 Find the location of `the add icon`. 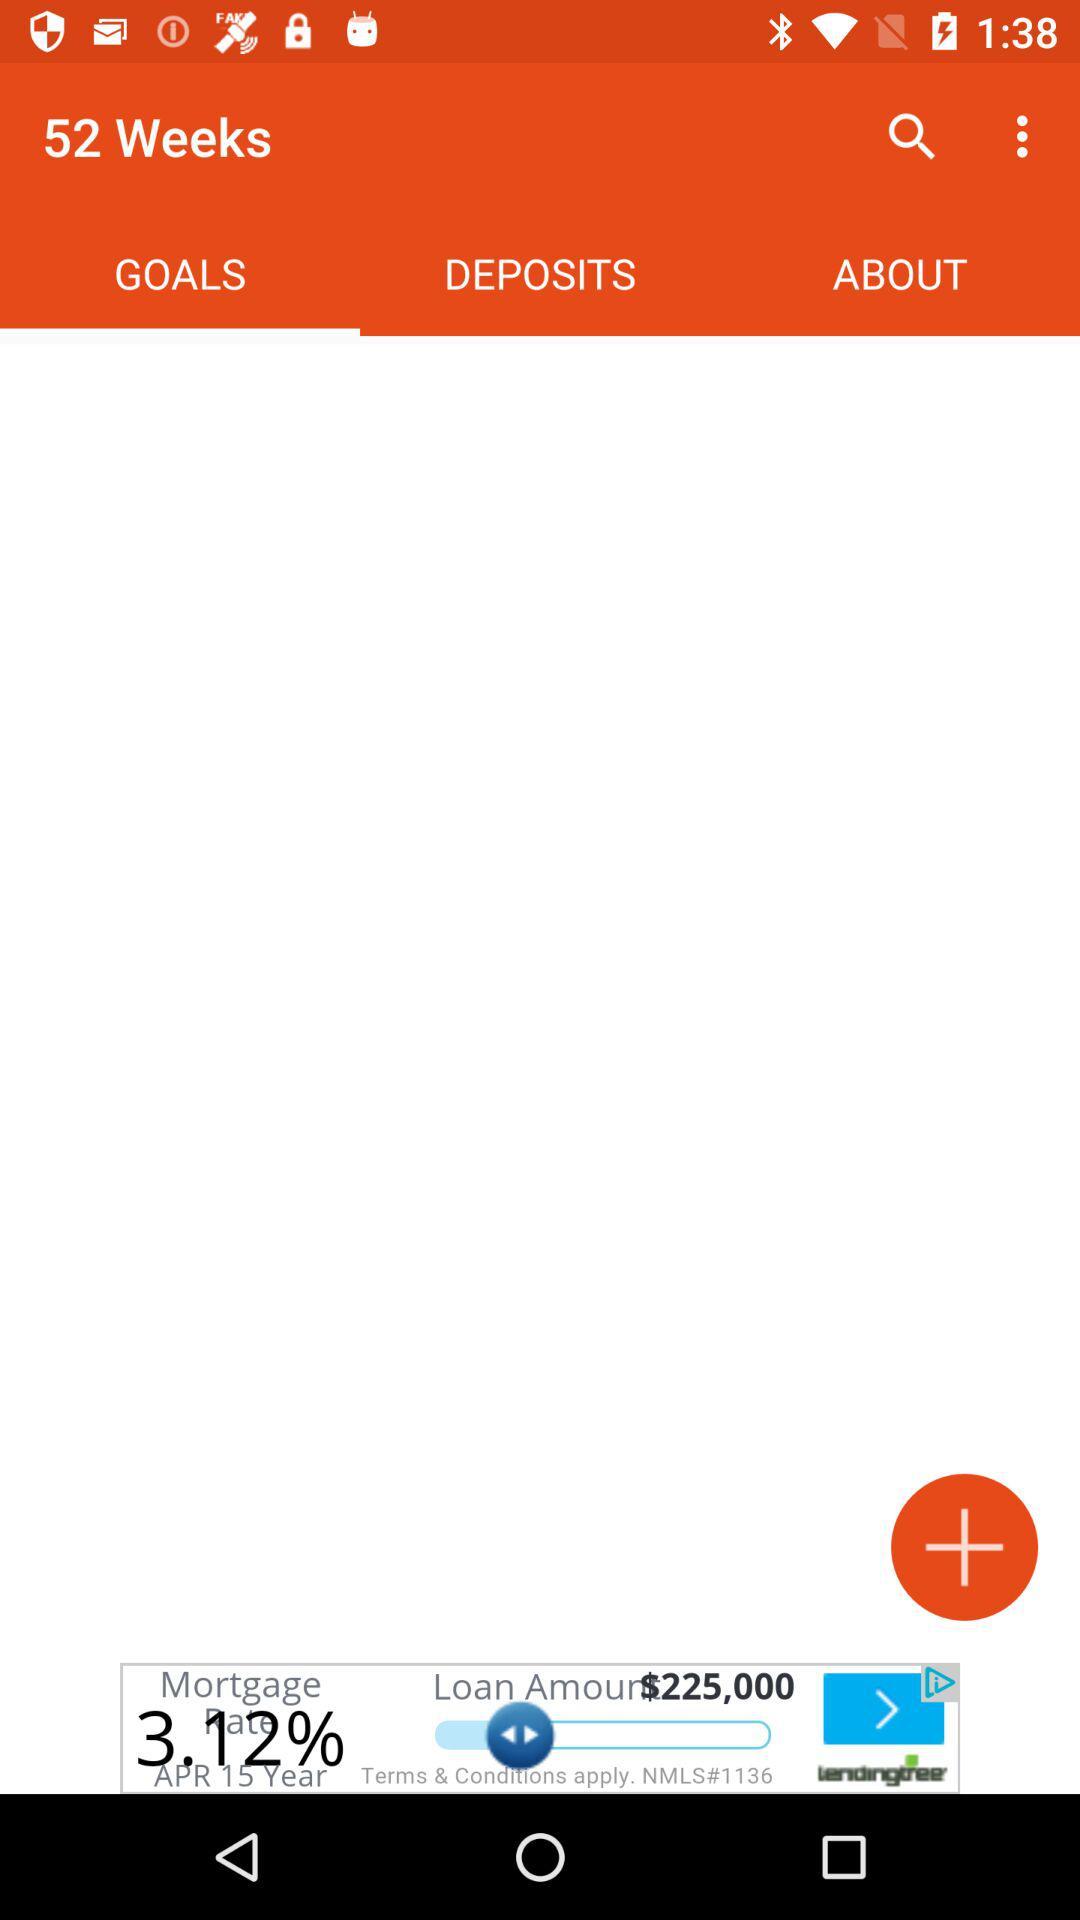

the add icon is located at coordinates (963, 1546).